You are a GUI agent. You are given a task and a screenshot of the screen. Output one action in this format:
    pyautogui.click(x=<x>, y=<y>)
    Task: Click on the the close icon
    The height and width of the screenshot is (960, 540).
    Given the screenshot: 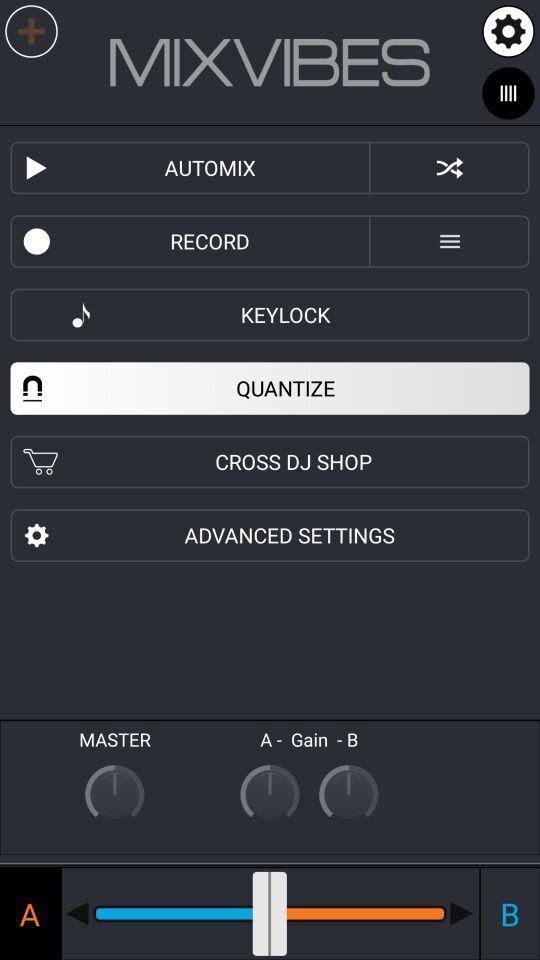 What is the action you would take?
    pyautogui.click(x=449, y=167)
    